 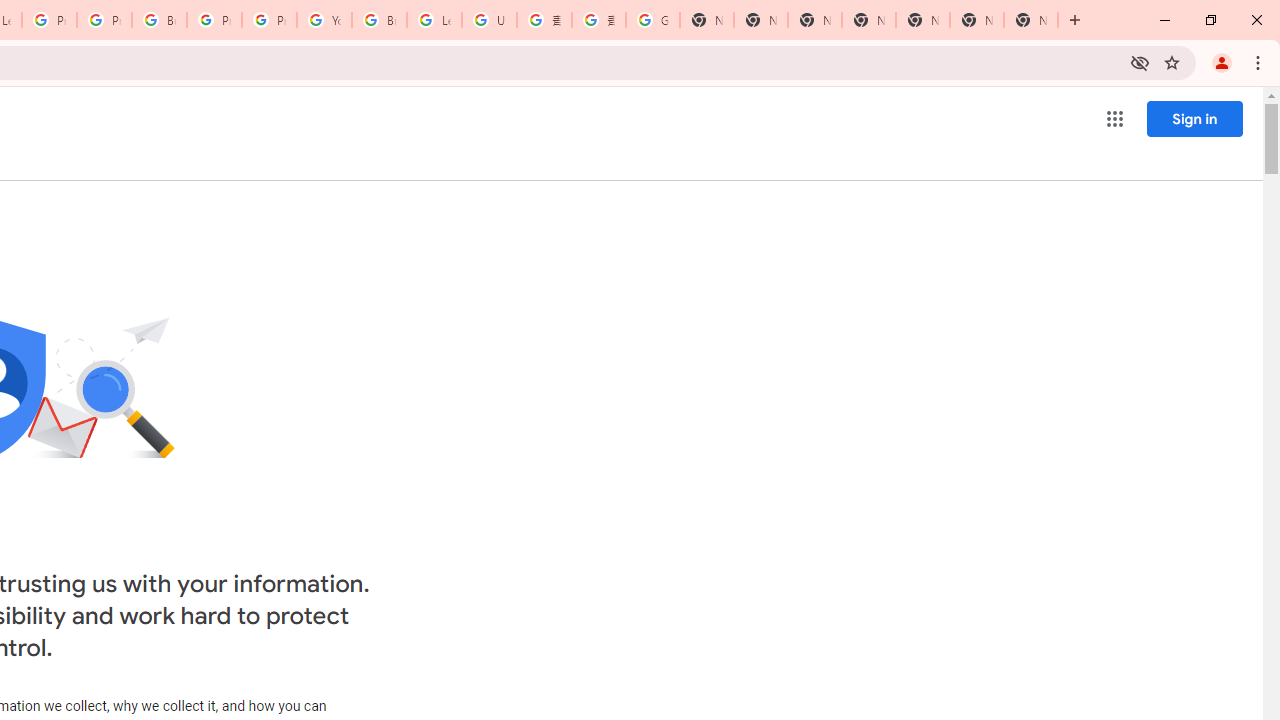 What do you see at coordinates (652, 20) in the screenshot?
I see `'Google Images'` at bounding box center [652, 20].